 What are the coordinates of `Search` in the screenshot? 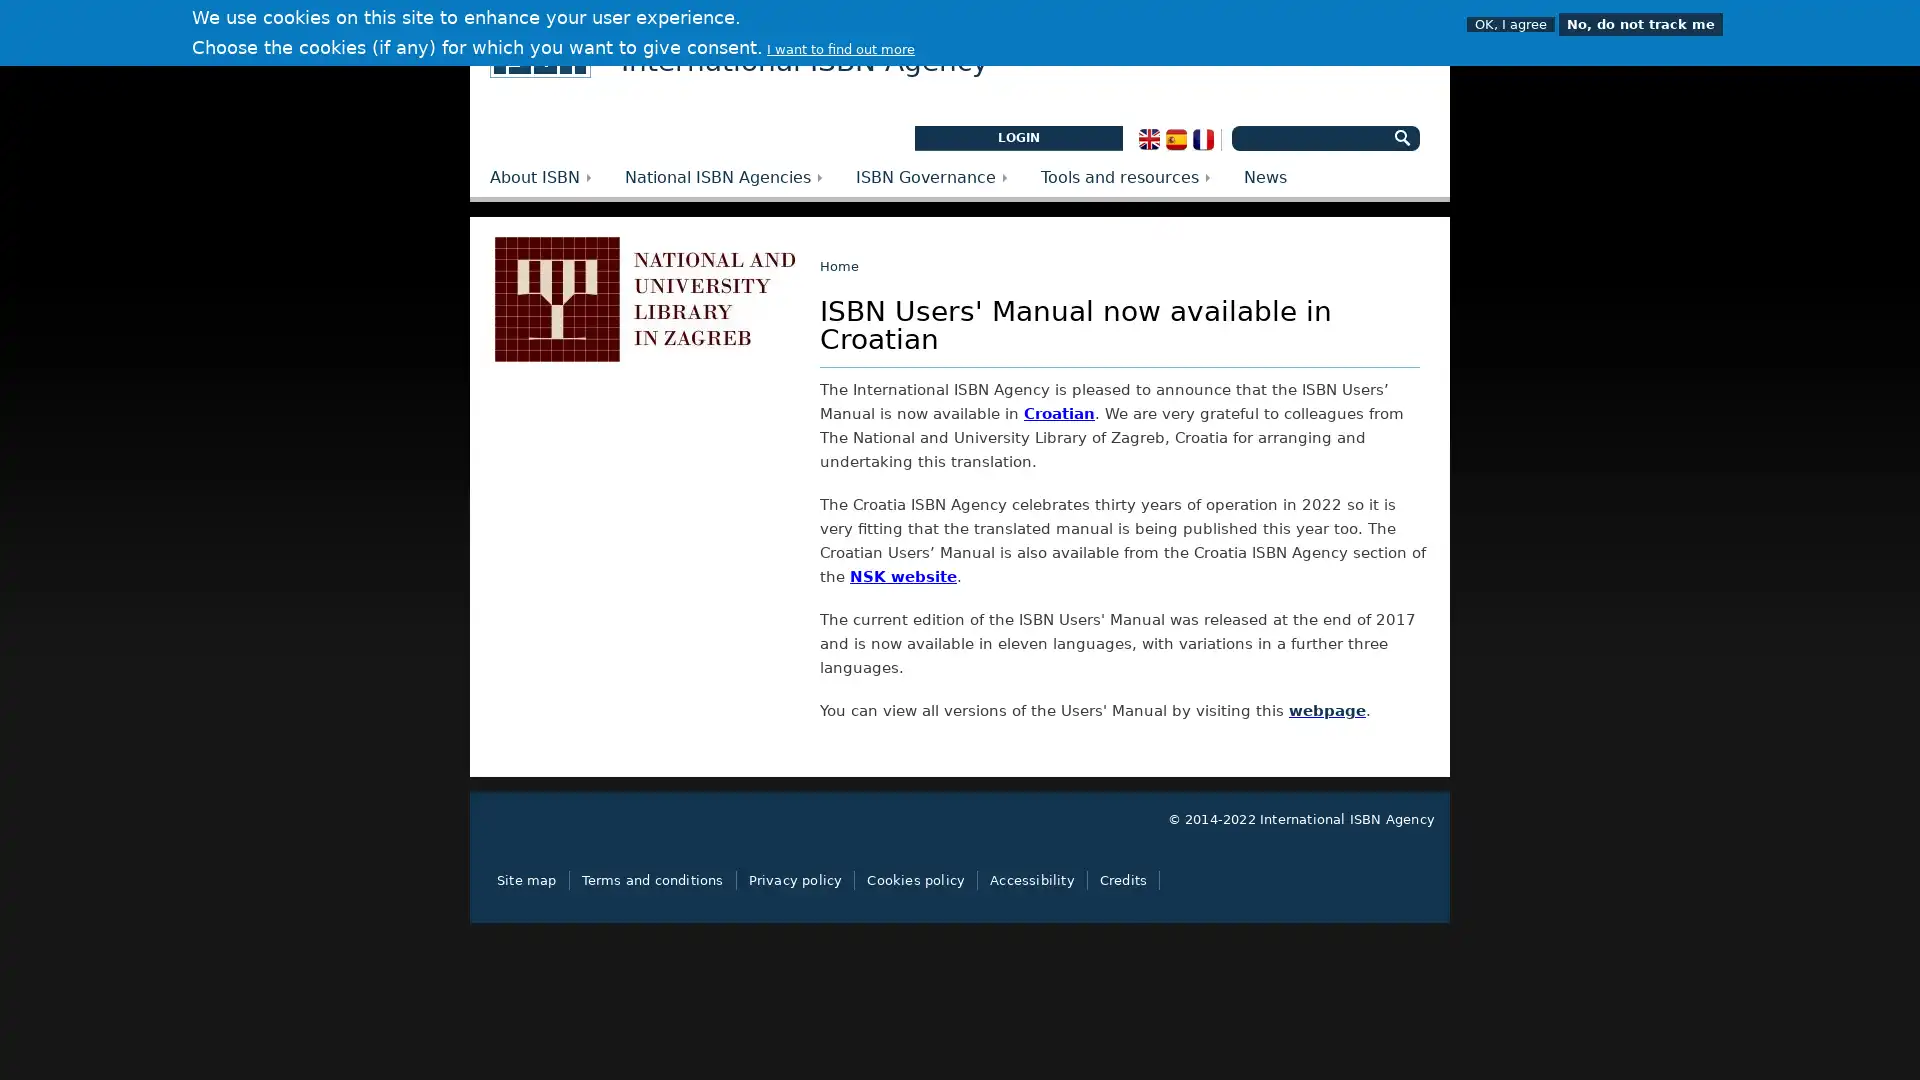 It's located at (1401, 136).